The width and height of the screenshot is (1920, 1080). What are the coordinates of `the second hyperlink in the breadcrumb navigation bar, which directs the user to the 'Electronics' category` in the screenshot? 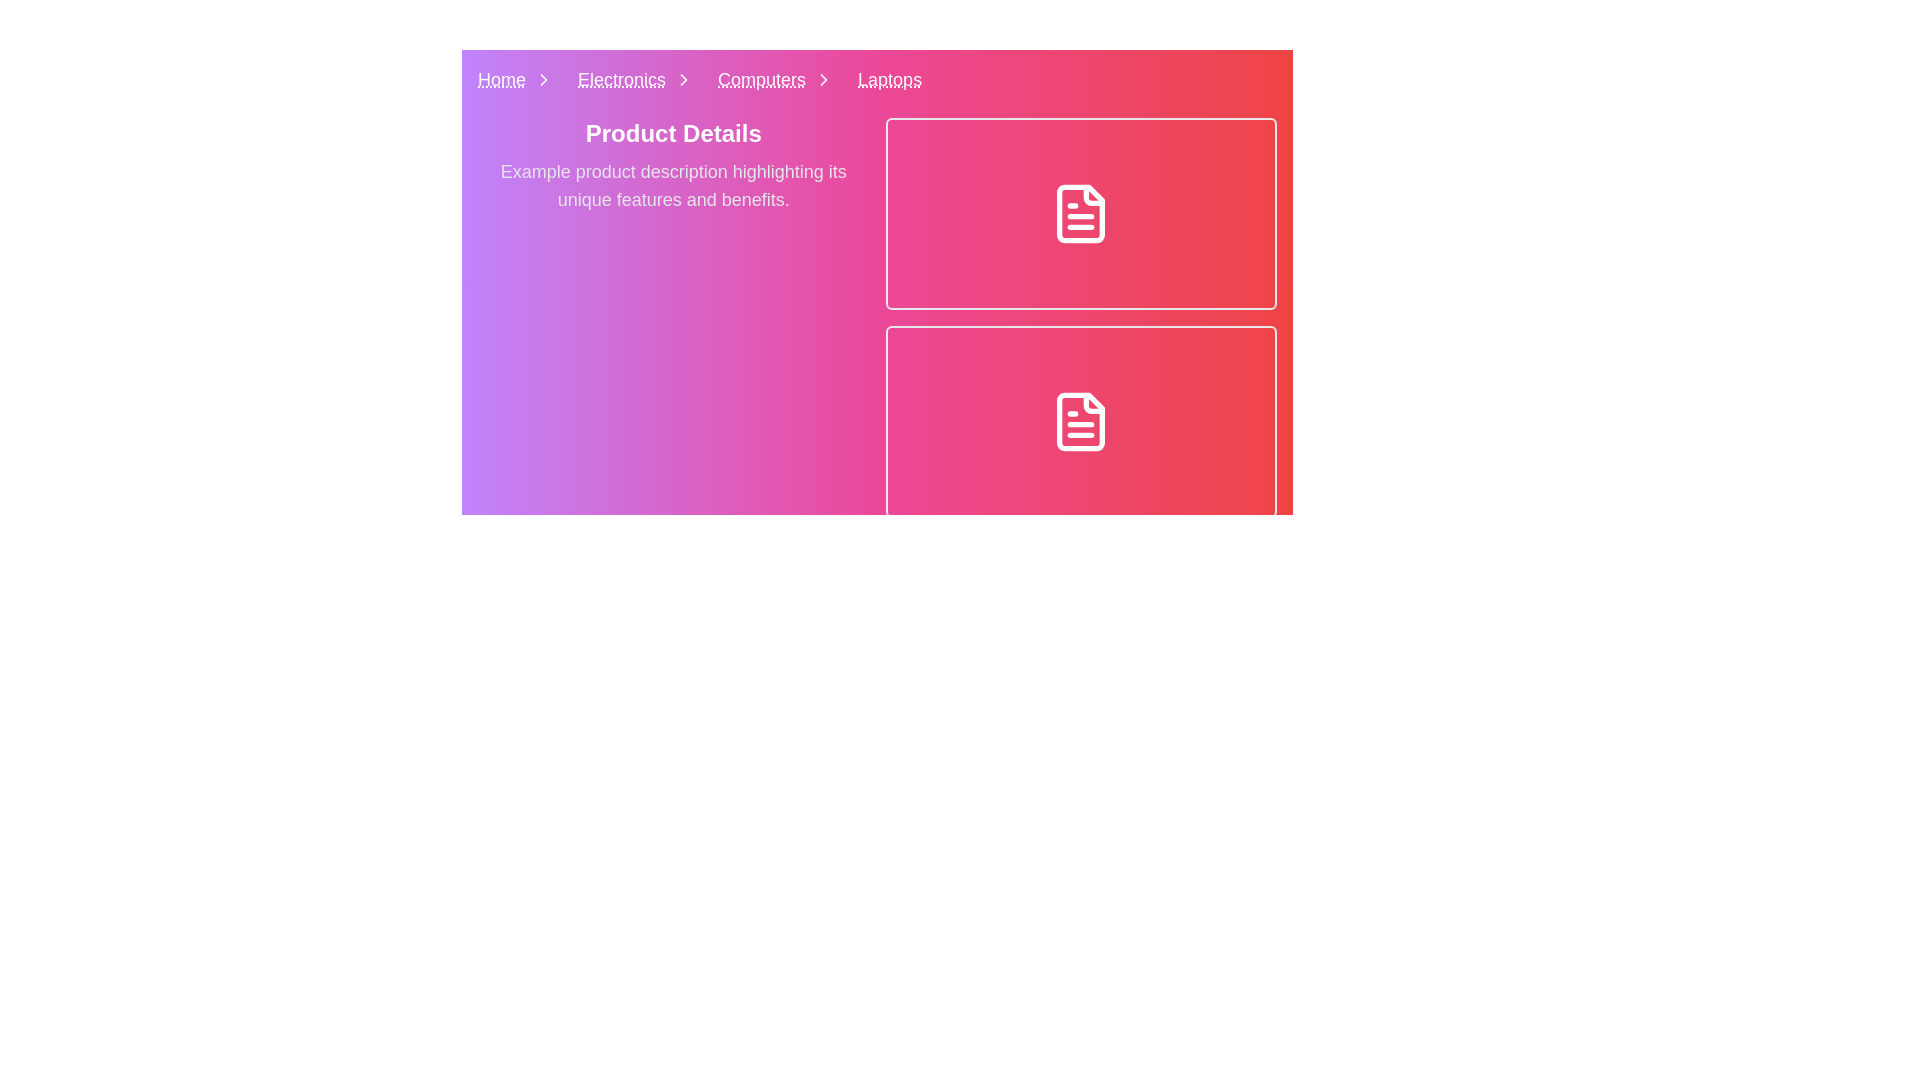 It's located at (621, 79).